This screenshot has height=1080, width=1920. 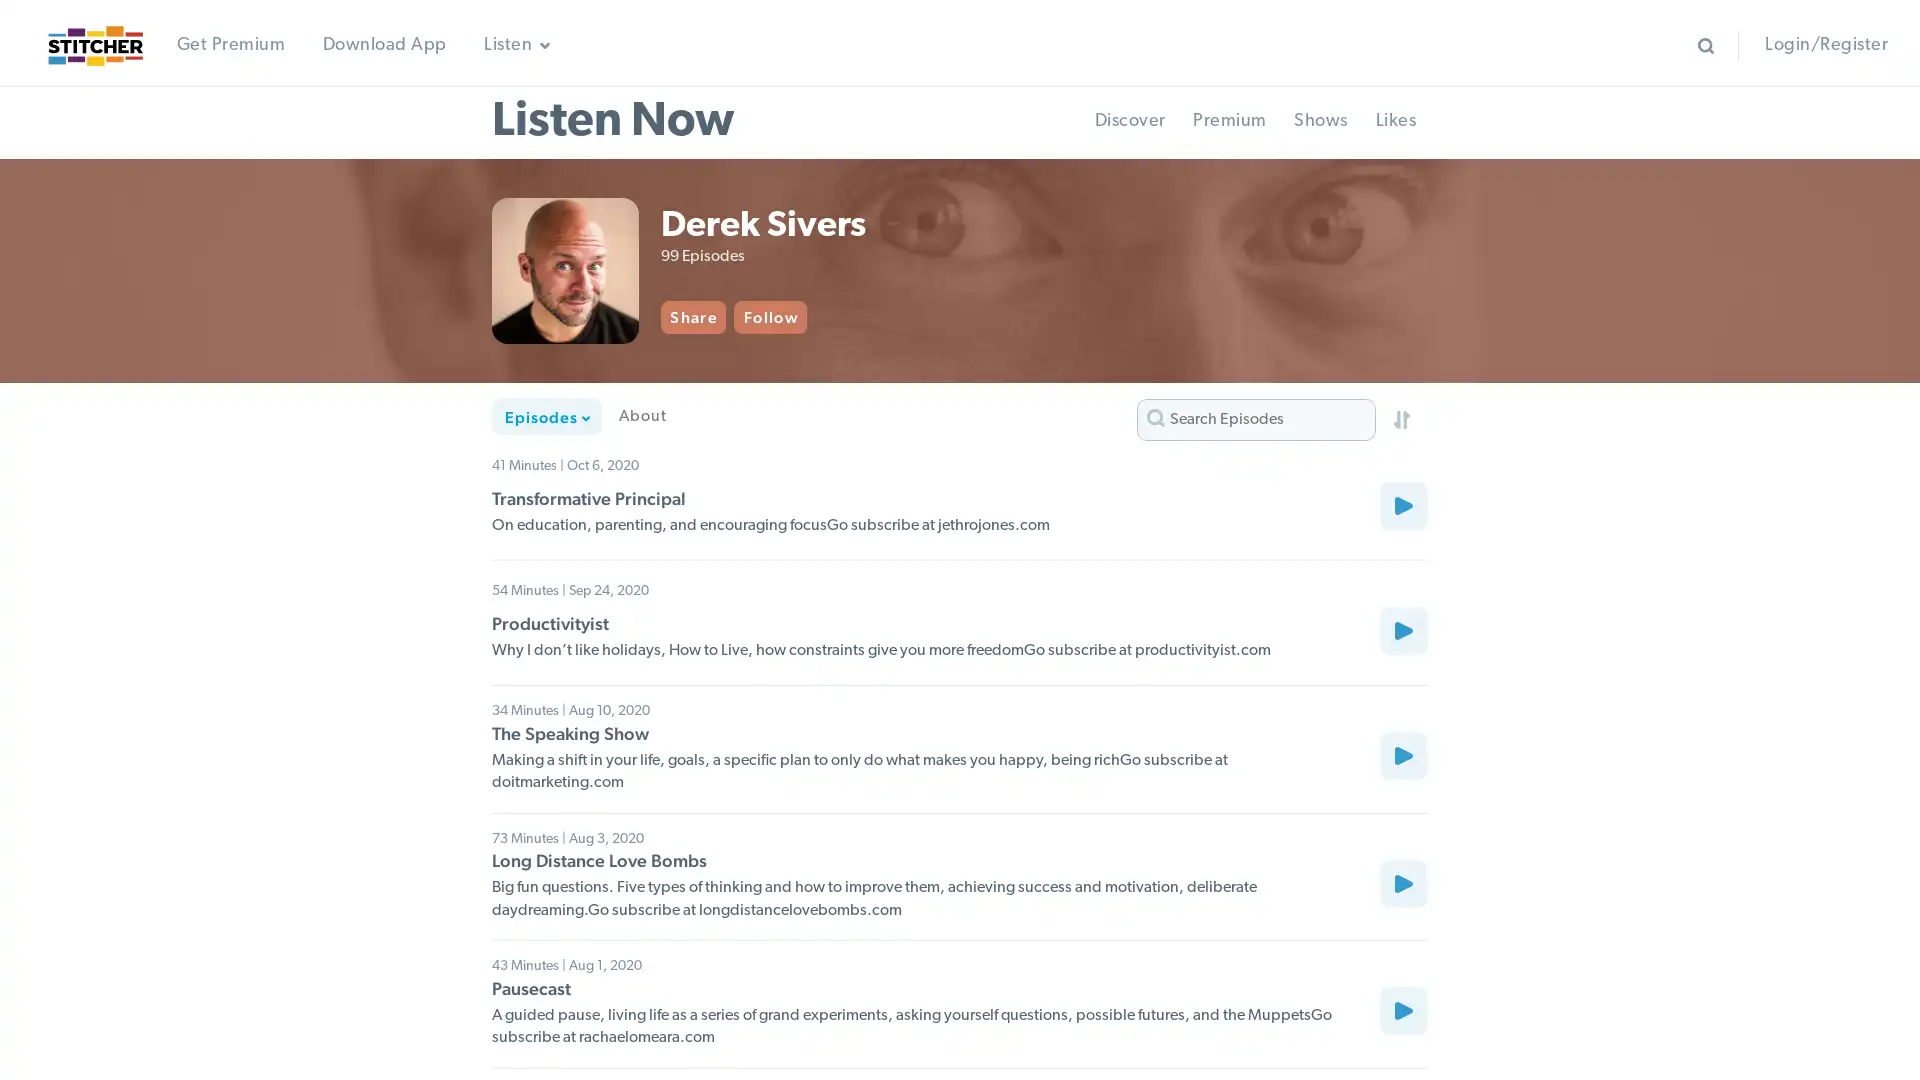 I want to click on About, so click(x=642, y=415).